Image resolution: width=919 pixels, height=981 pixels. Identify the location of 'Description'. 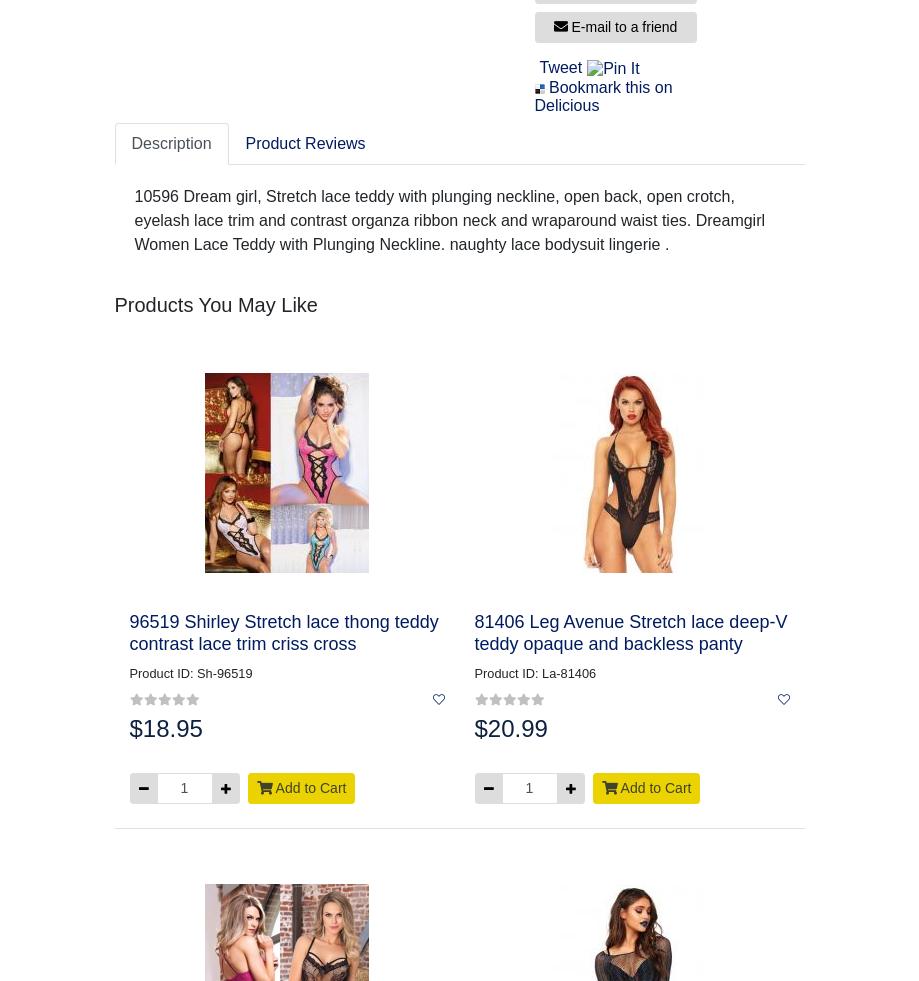
(170, 142).